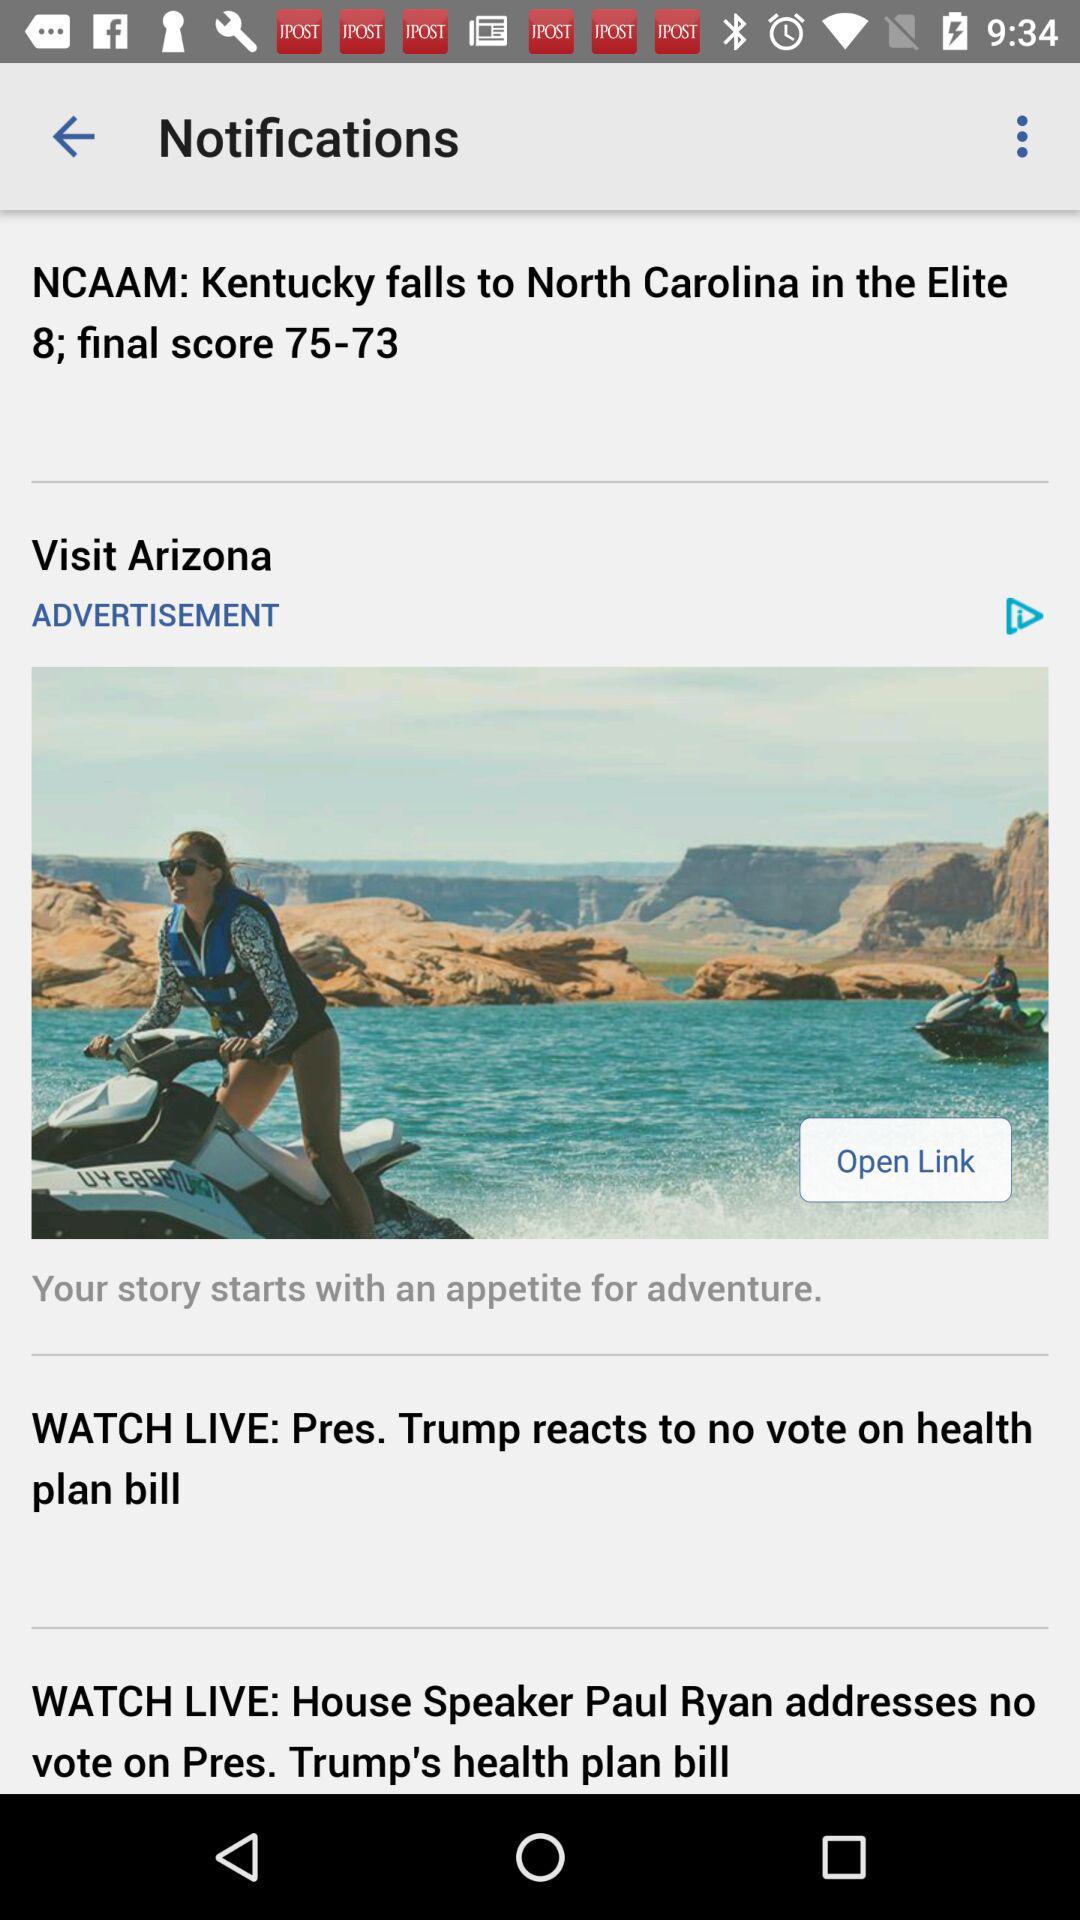 This screenshot has height=1920, width=1080. What do you see at coordinates (905, 1159) in the screenshot?
I see `the open link item` at bounding box center [905, 1159].